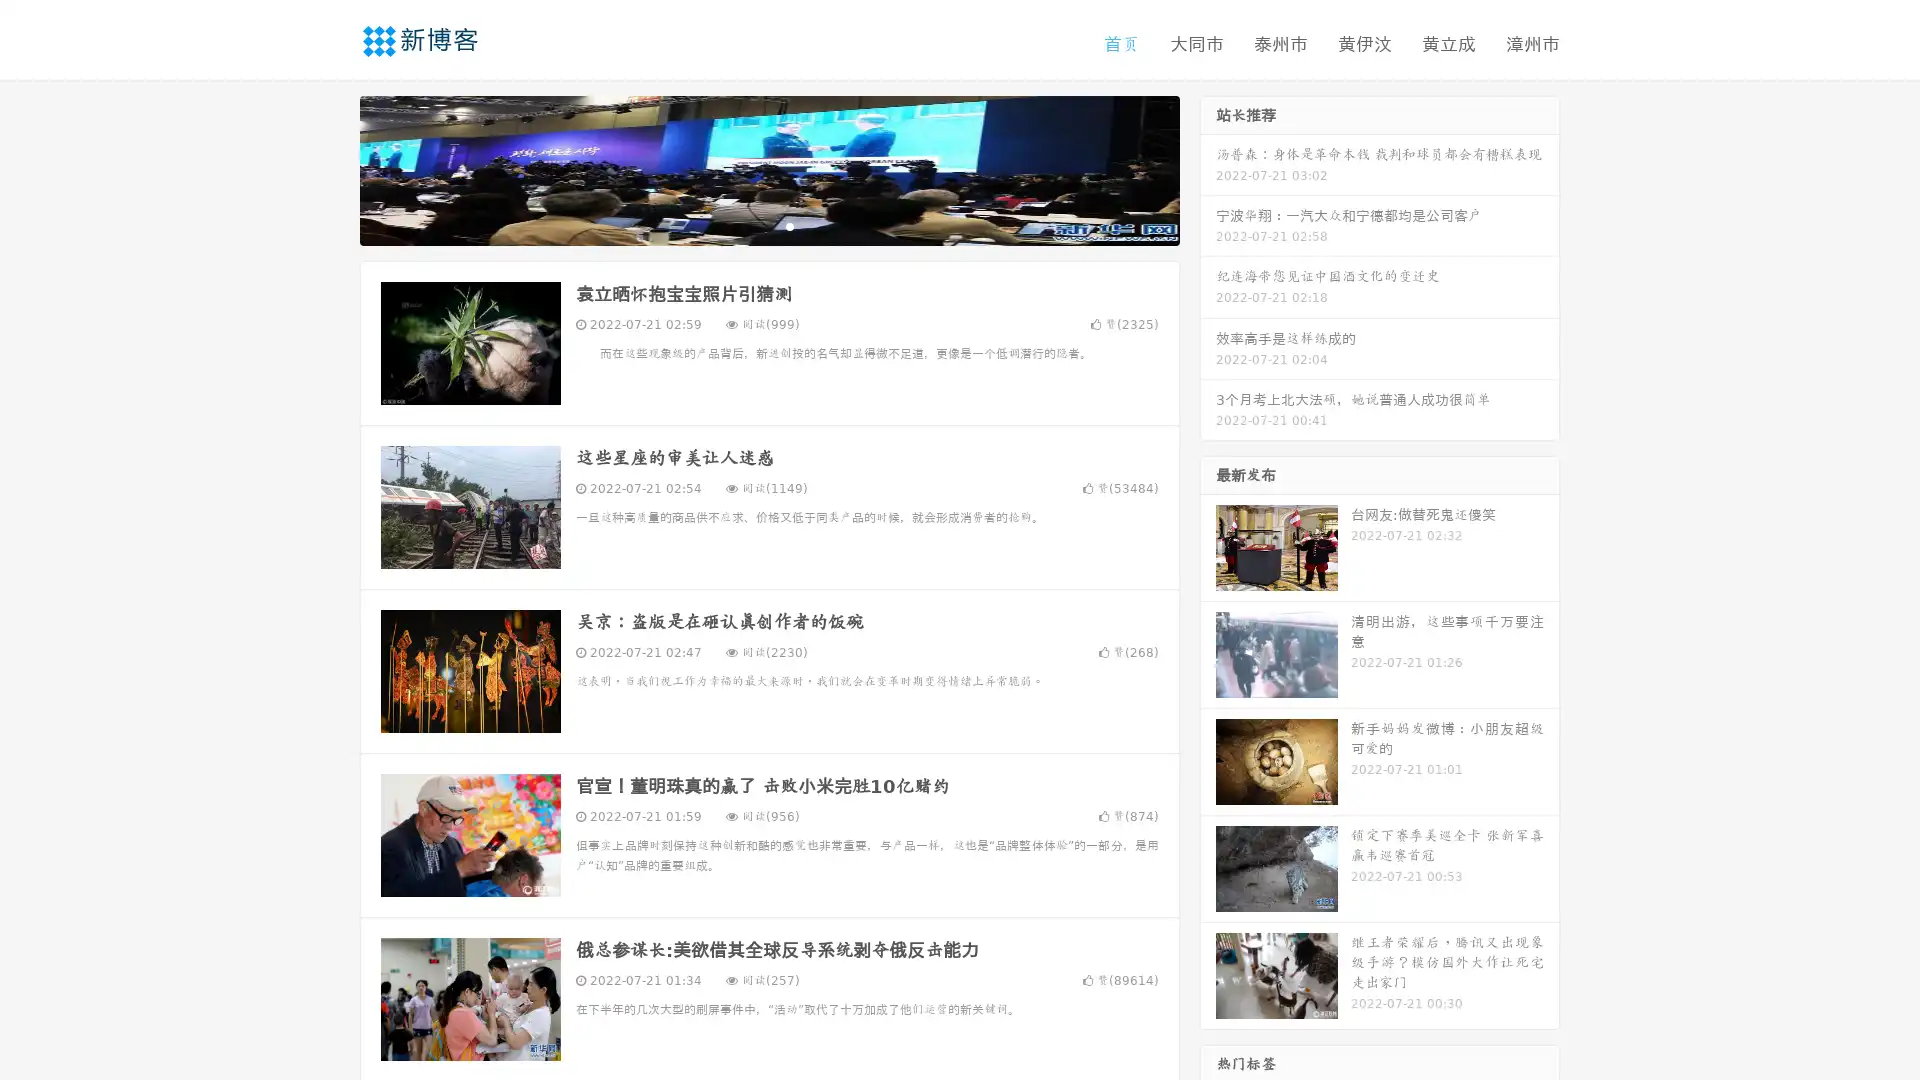  I want to click on Go to slide 3, so click(789, 225).